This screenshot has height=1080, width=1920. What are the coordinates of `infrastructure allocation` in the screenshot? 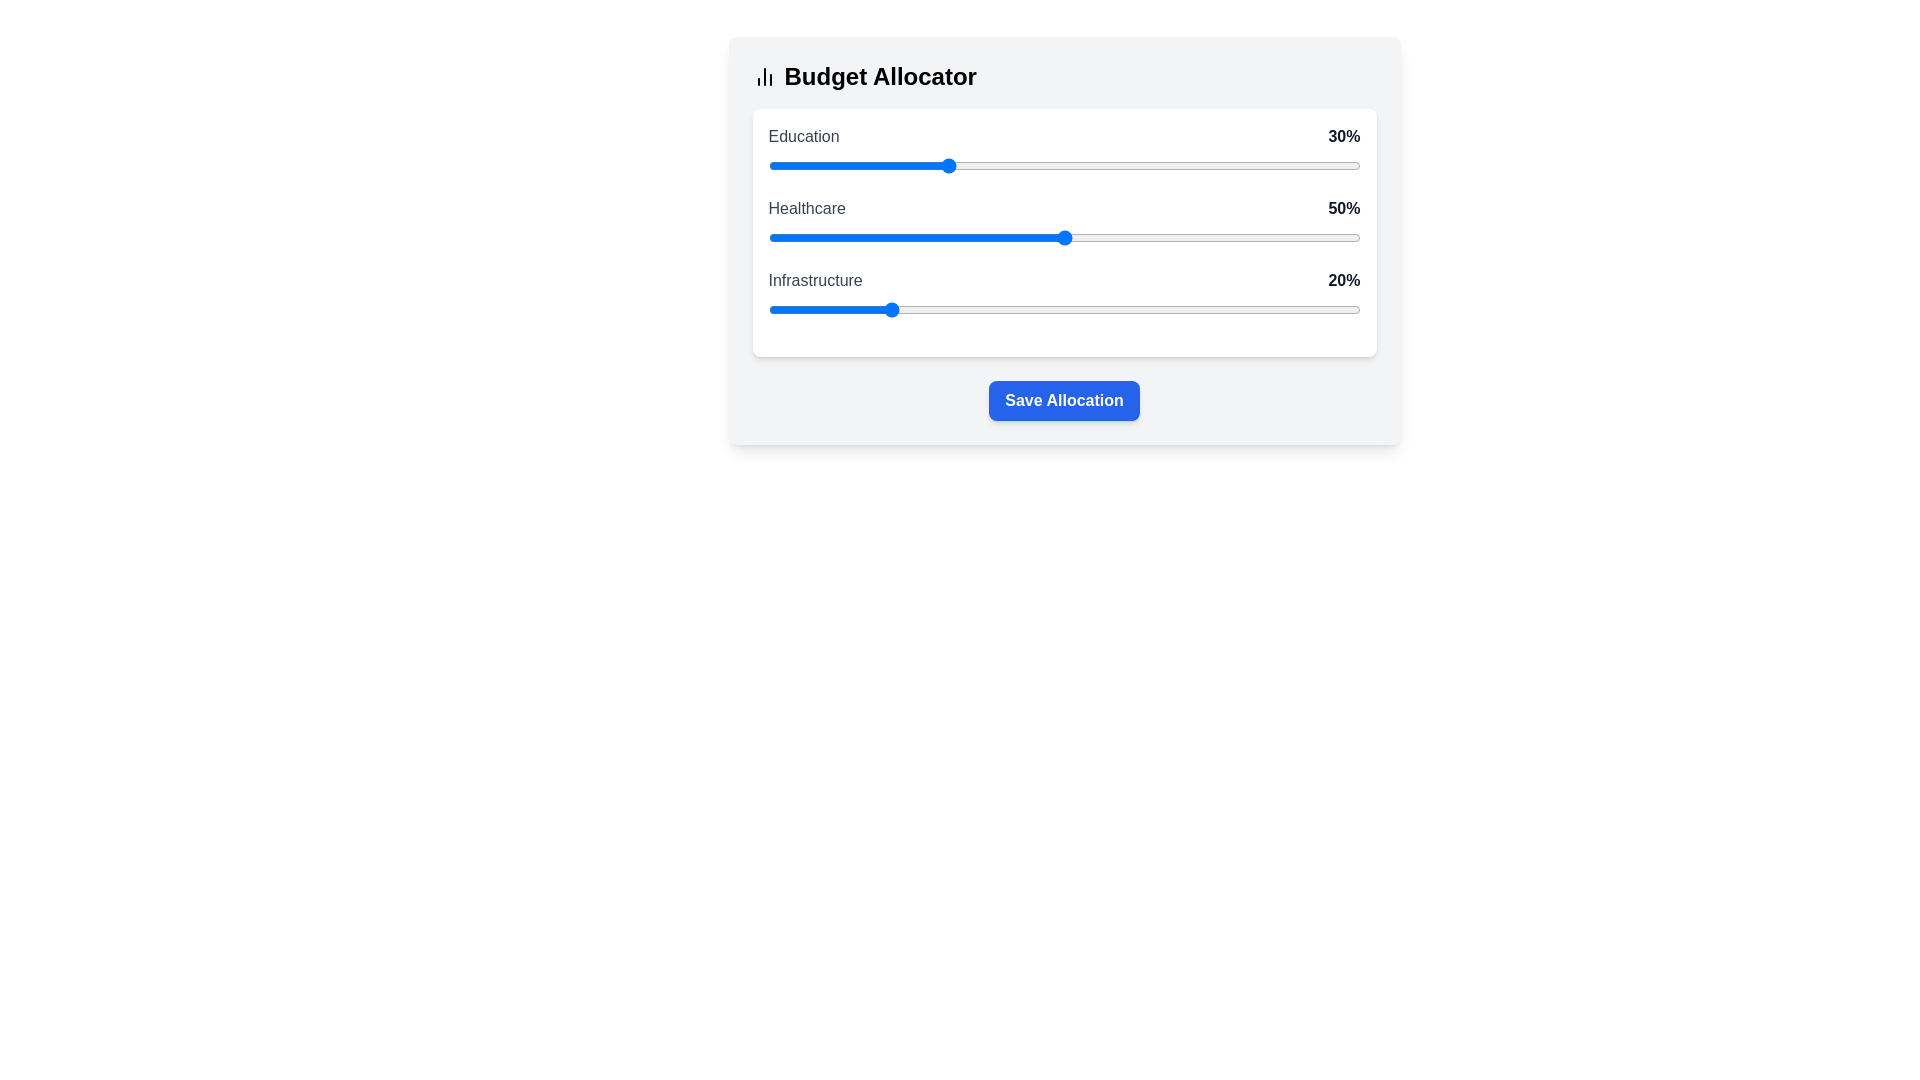 It's located at (945, 309).